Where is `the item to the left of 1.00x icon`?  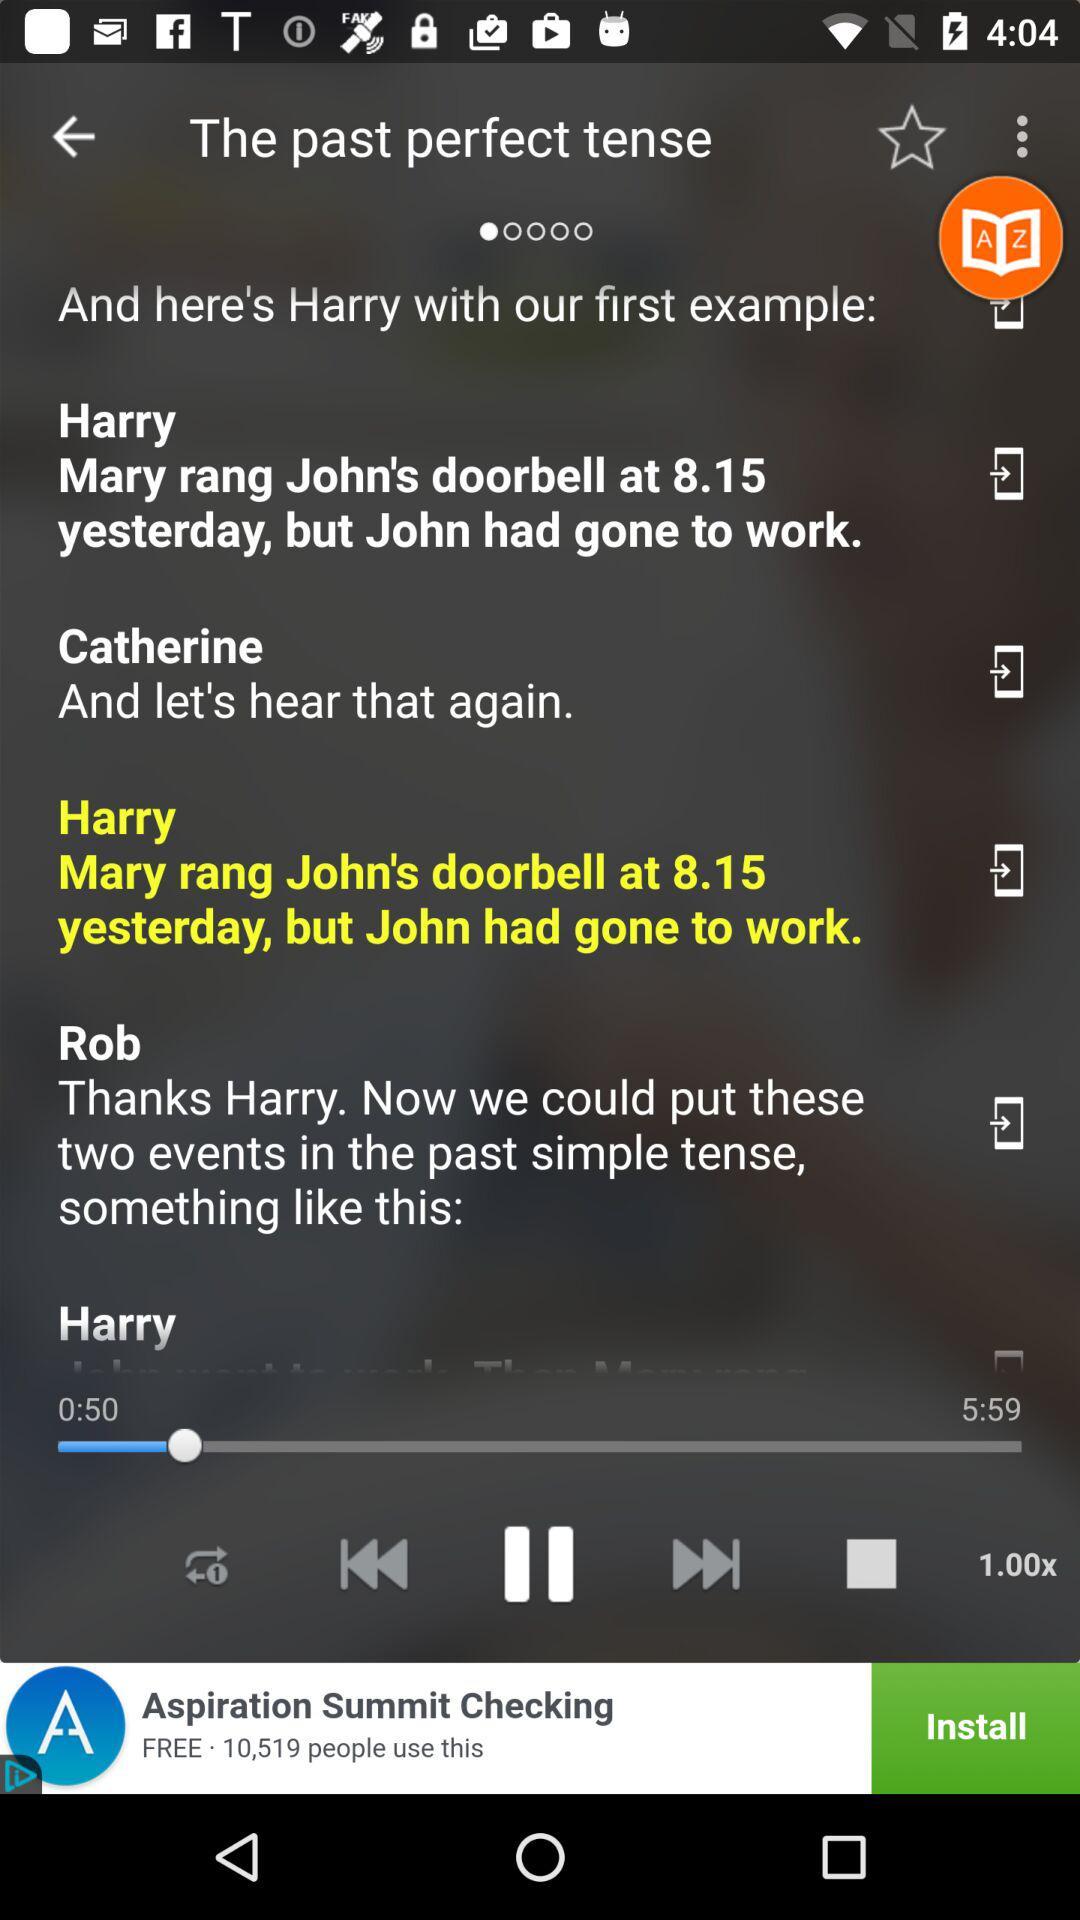 the item to the left of 1.00x icon is located at coordinates (870, 1562).